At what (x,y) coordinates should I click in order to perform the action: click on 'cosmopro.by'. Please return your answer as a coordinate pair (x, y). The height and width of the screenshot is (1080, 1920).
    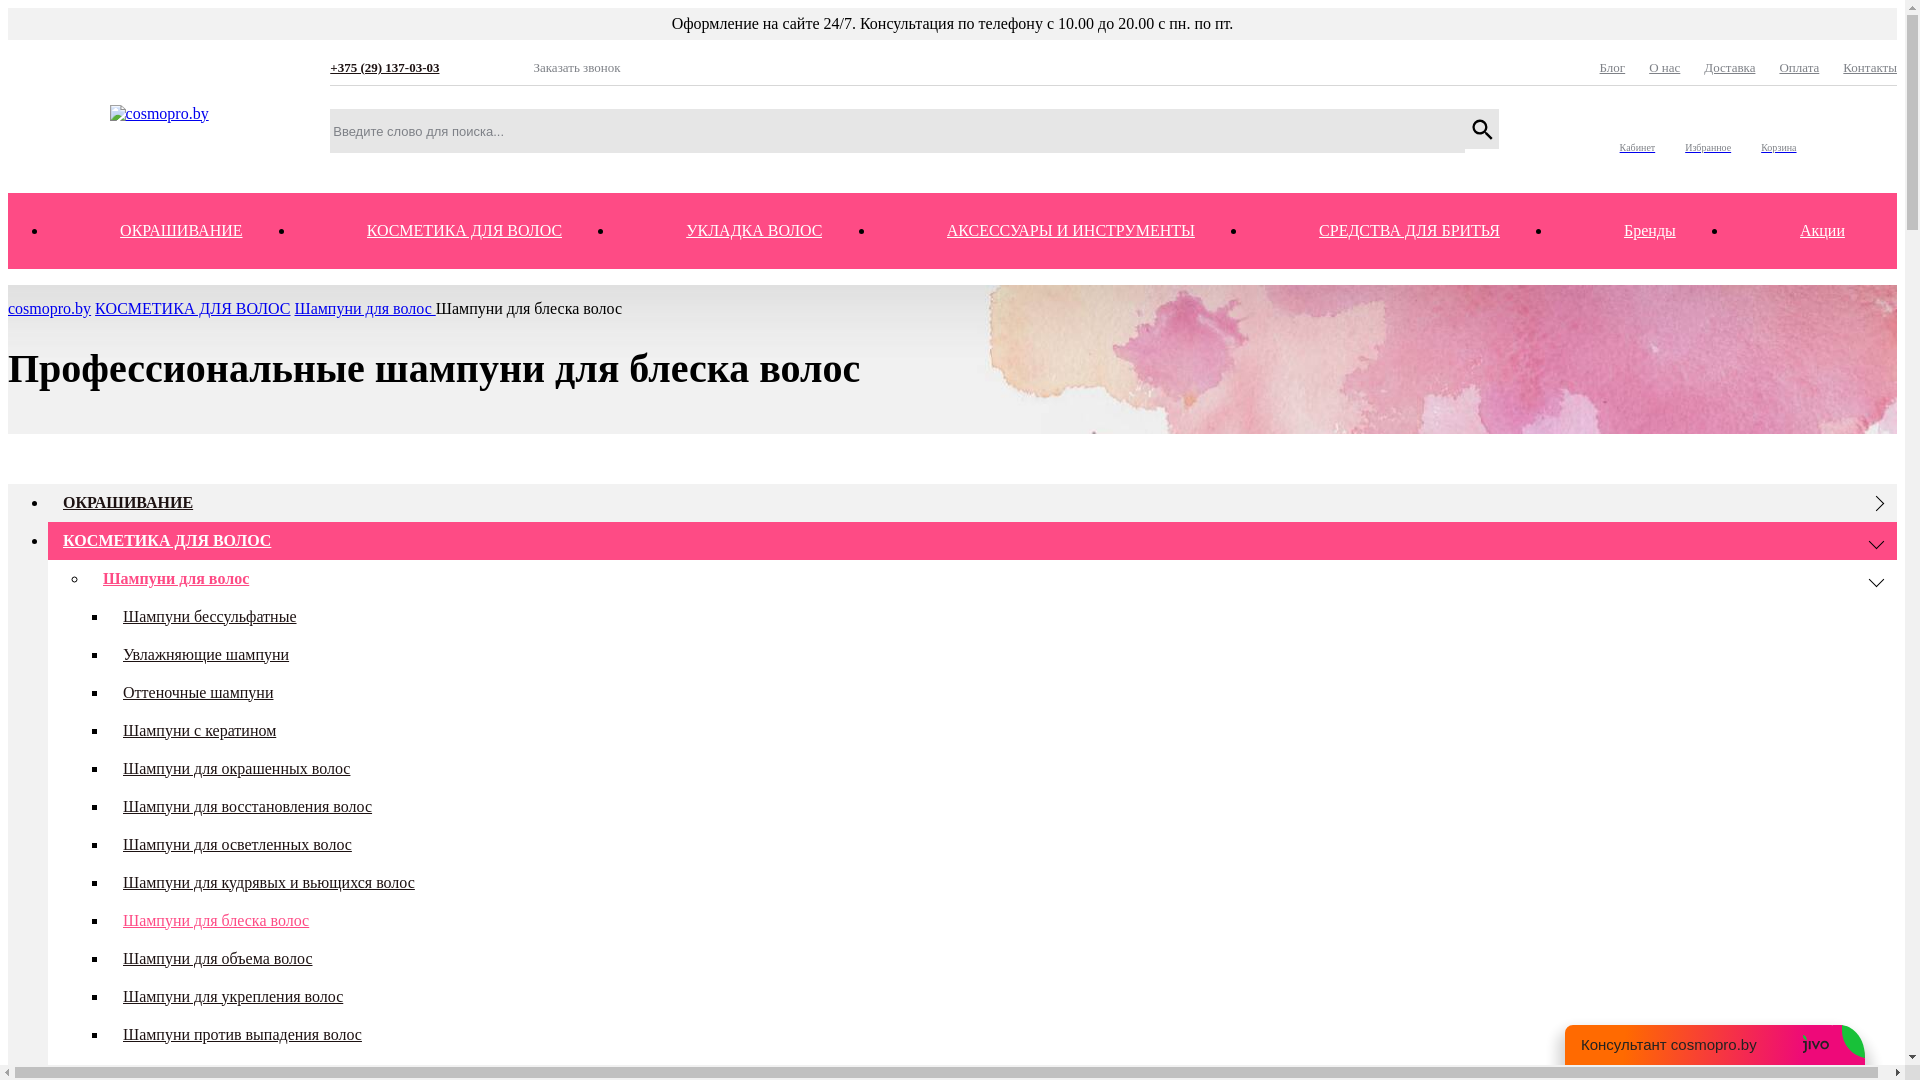
    Looking at the image, I should click on (49, 308).